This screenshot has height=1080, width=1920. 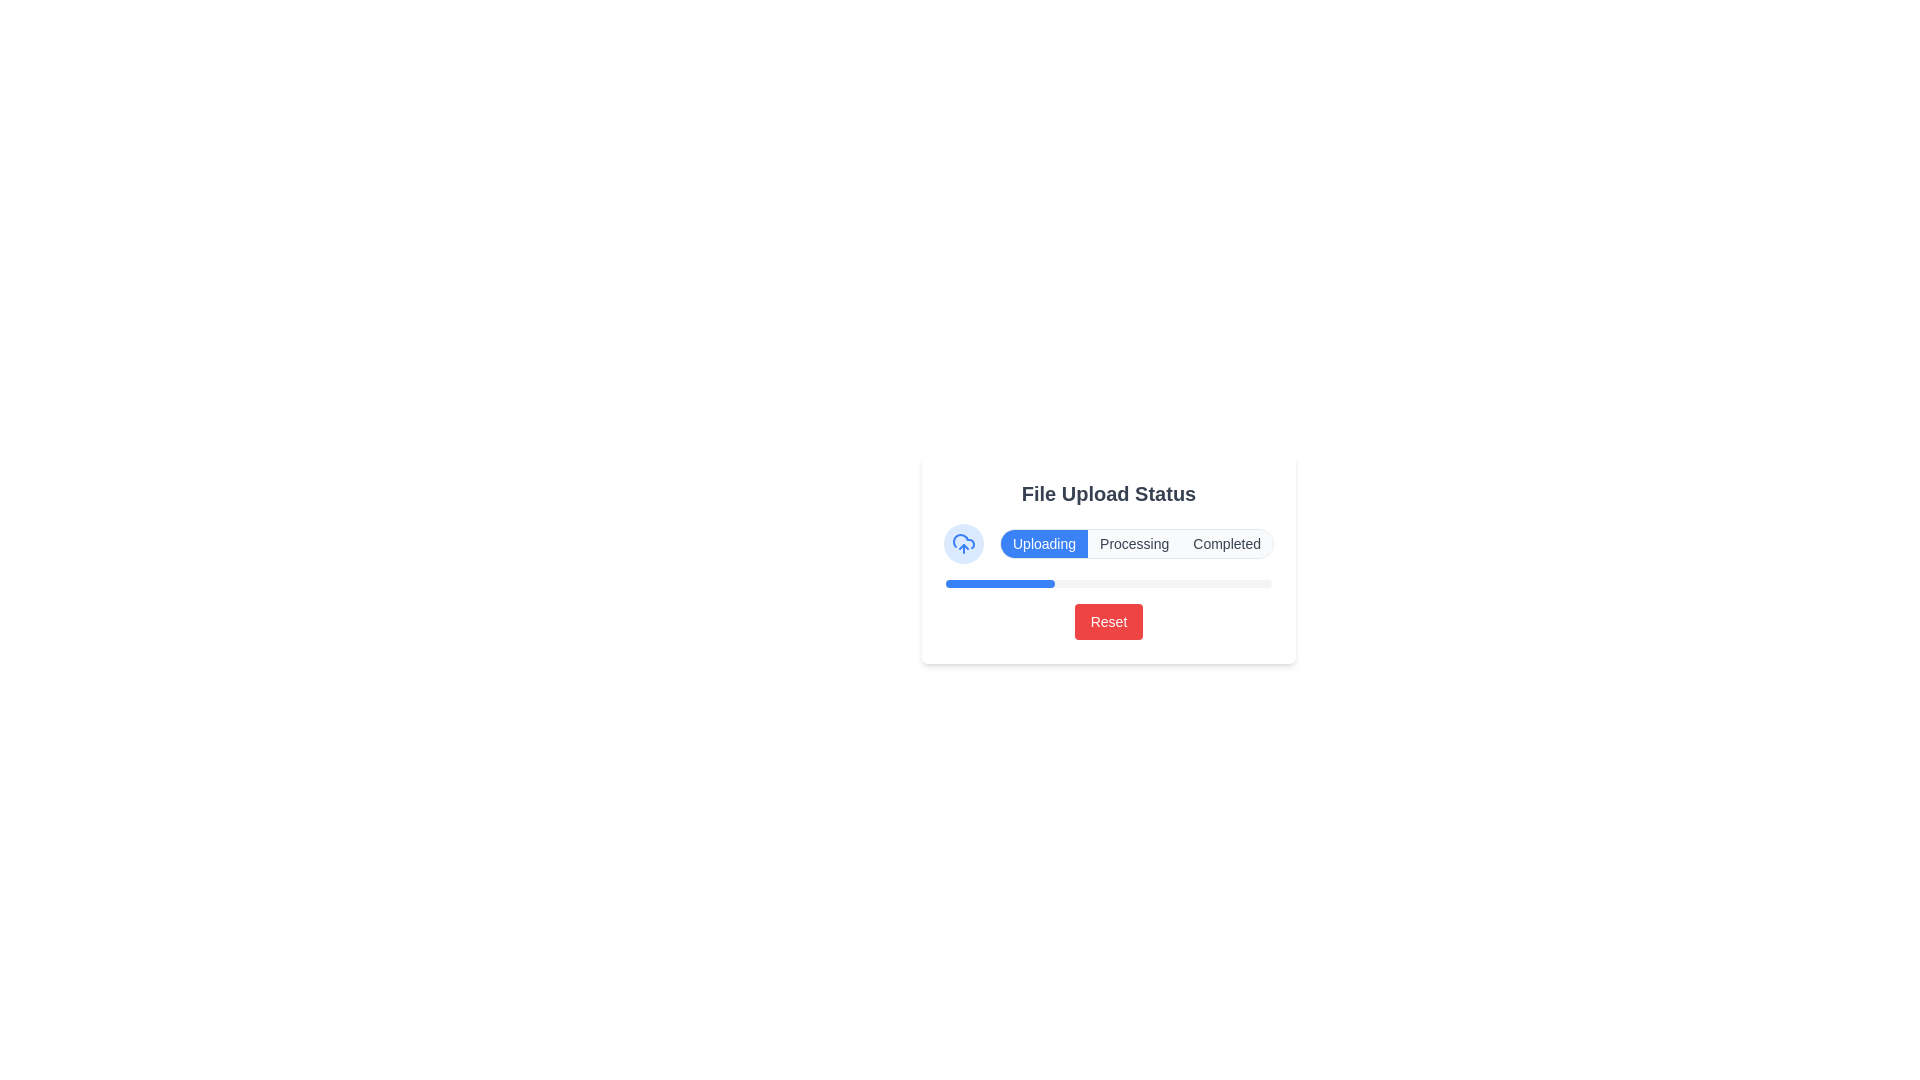 I want to click on the 'Uploading' status button, which is the first of three sibling buttons in the 'File Upload Status' section, located to the left of the 'Processing' and 'Completed' buttons, so click(x=1043, y=543).